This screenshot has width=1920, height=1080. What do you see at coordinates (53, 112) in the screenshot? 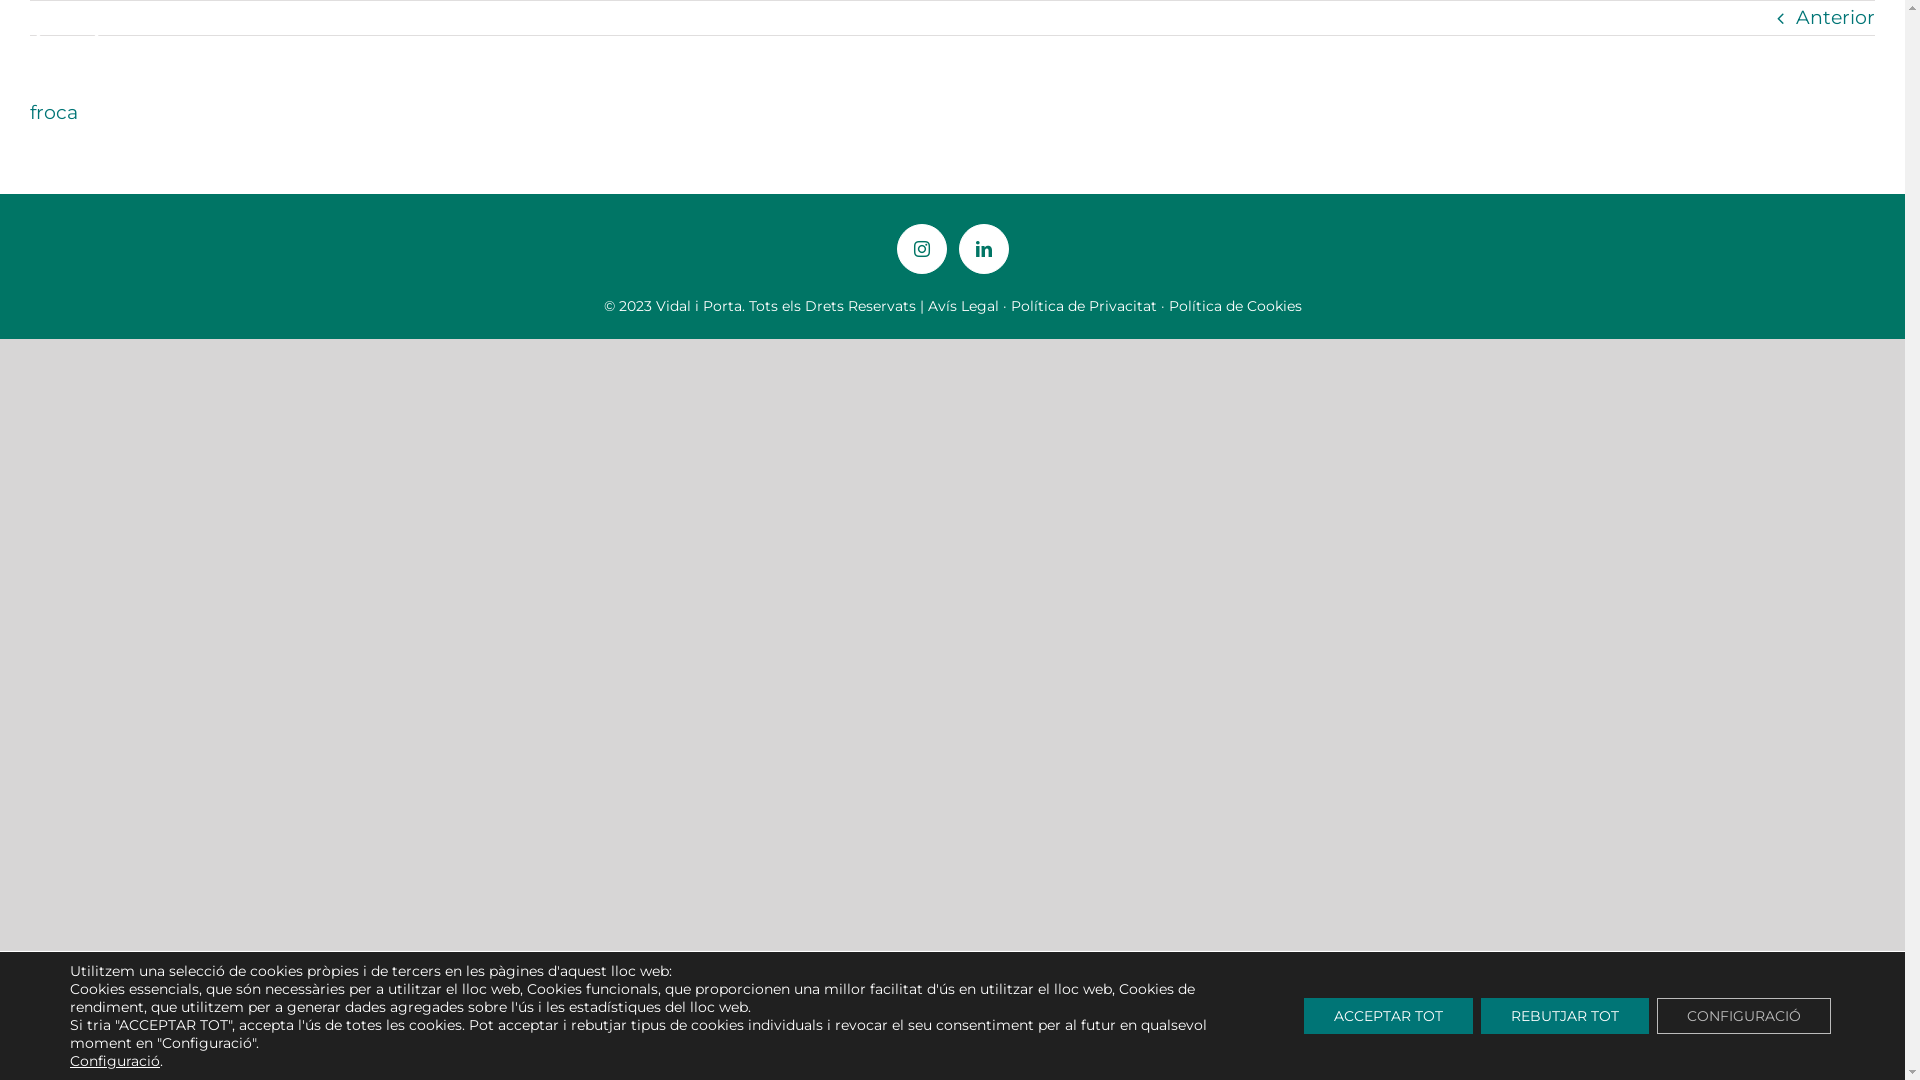
I see `'froca'` at bounding box center [53, 112].